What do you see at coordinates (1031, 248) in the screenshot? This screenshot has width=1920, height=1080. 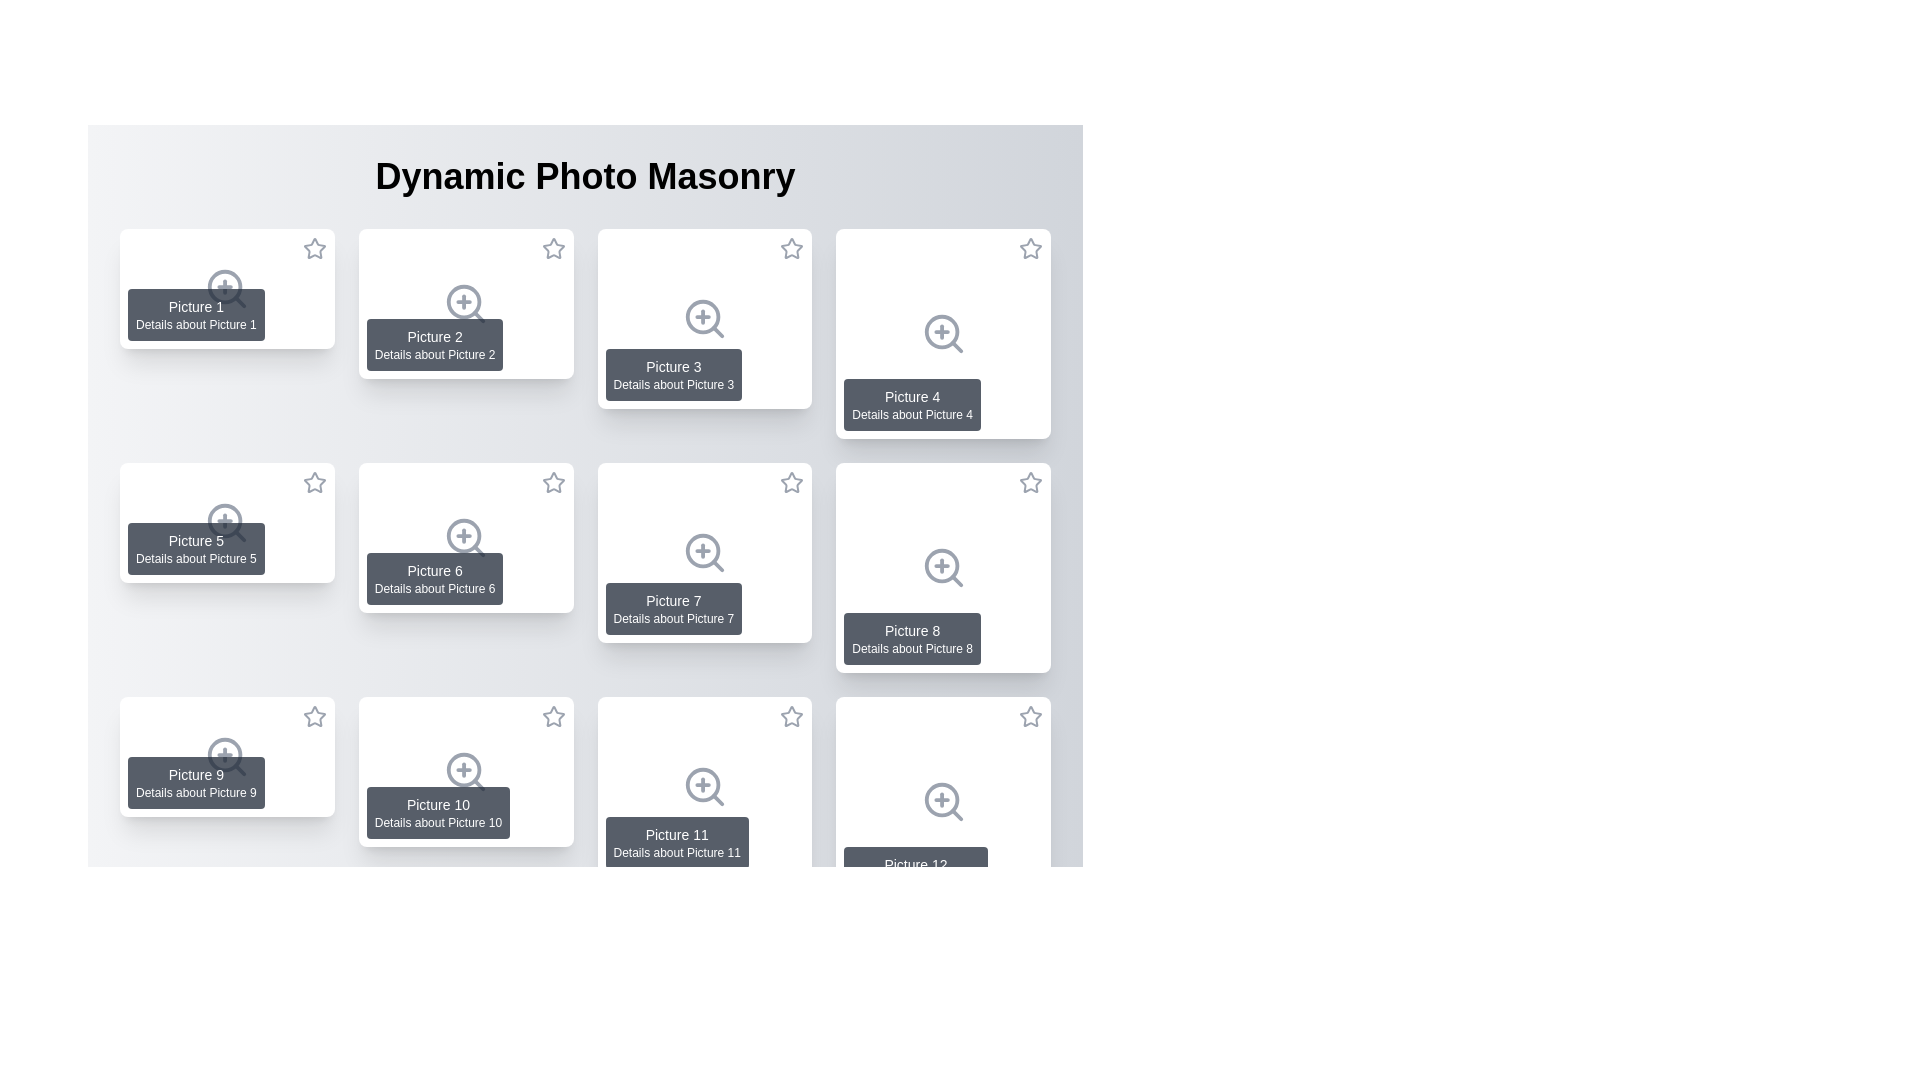 I see `the favorite button located in the top-right corner of the fourth tile labeled 'Picture 4'` at bounding box center [1031, 248].